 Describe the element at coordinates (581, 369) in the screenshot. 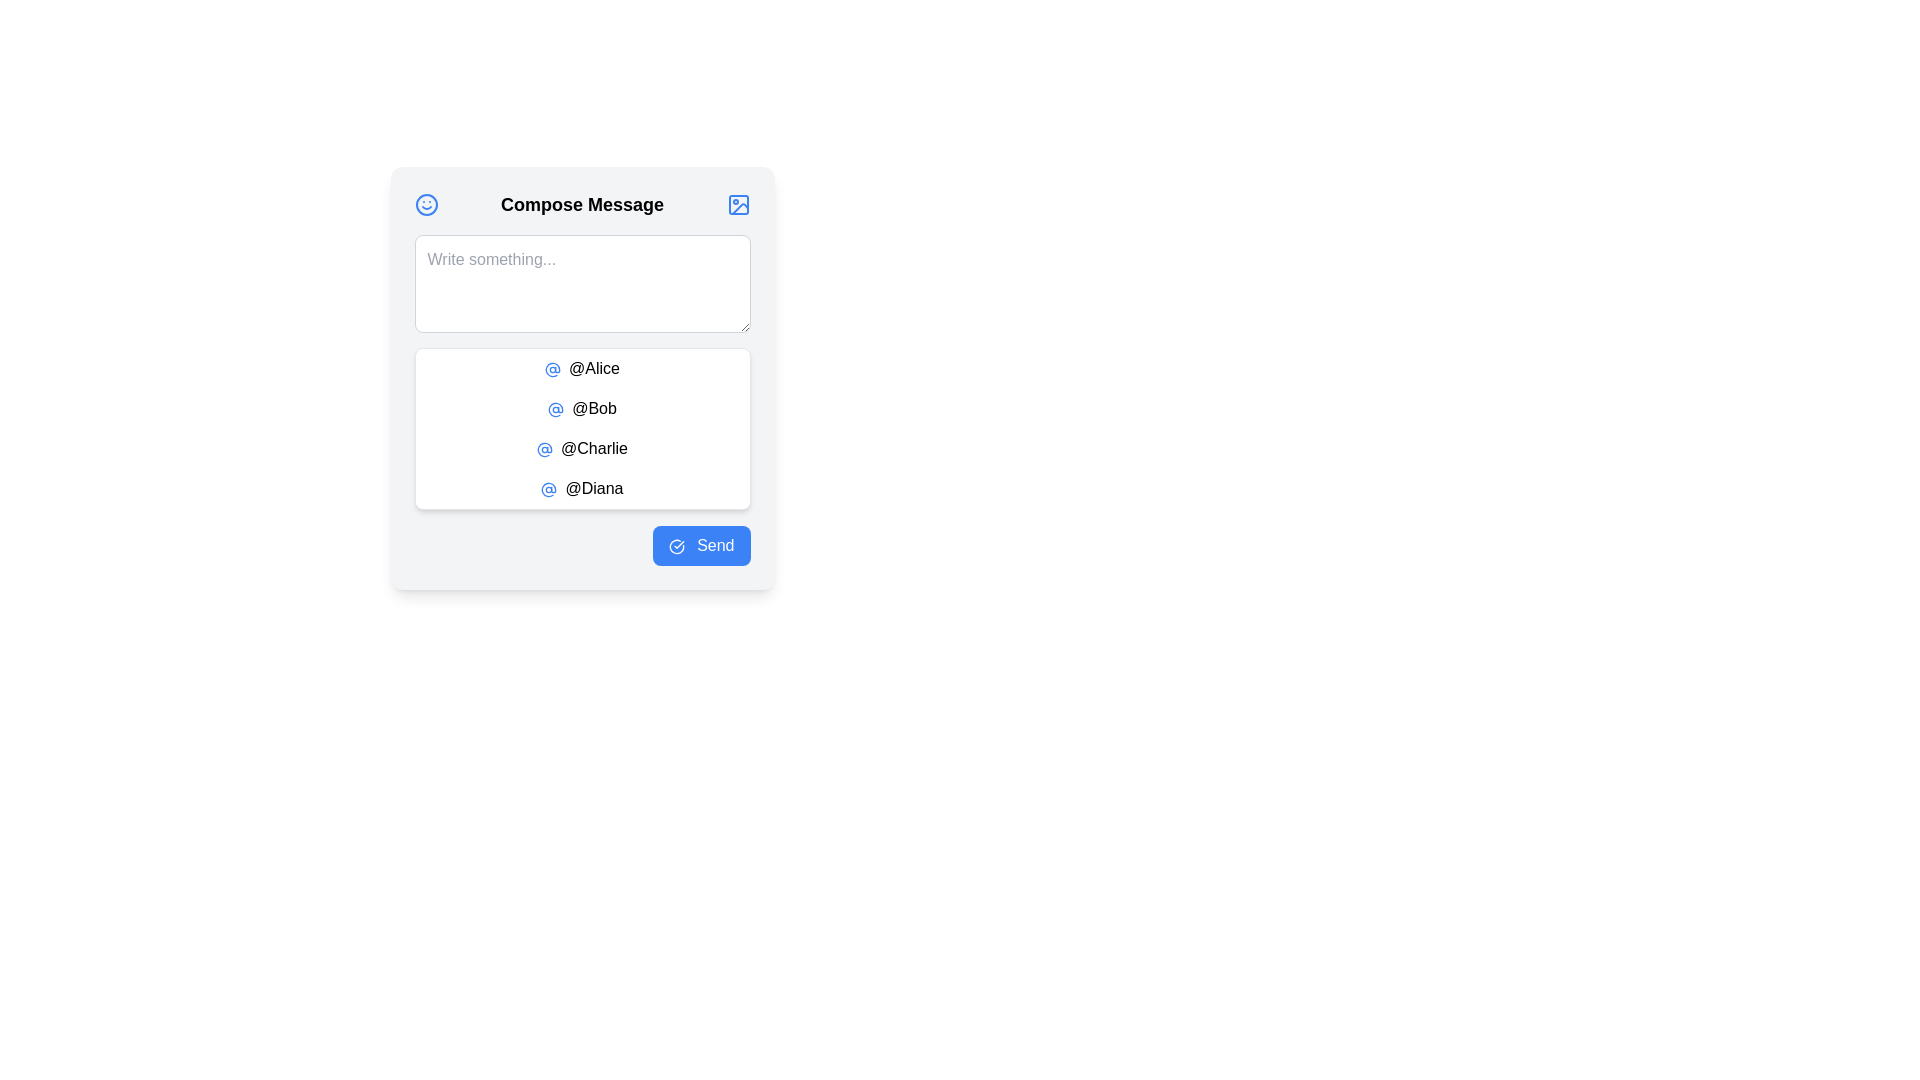

I see `to select the interactive list item '@Alice', which is styled with a blue hover effect and is the first option in the dropdown menu` at that location.